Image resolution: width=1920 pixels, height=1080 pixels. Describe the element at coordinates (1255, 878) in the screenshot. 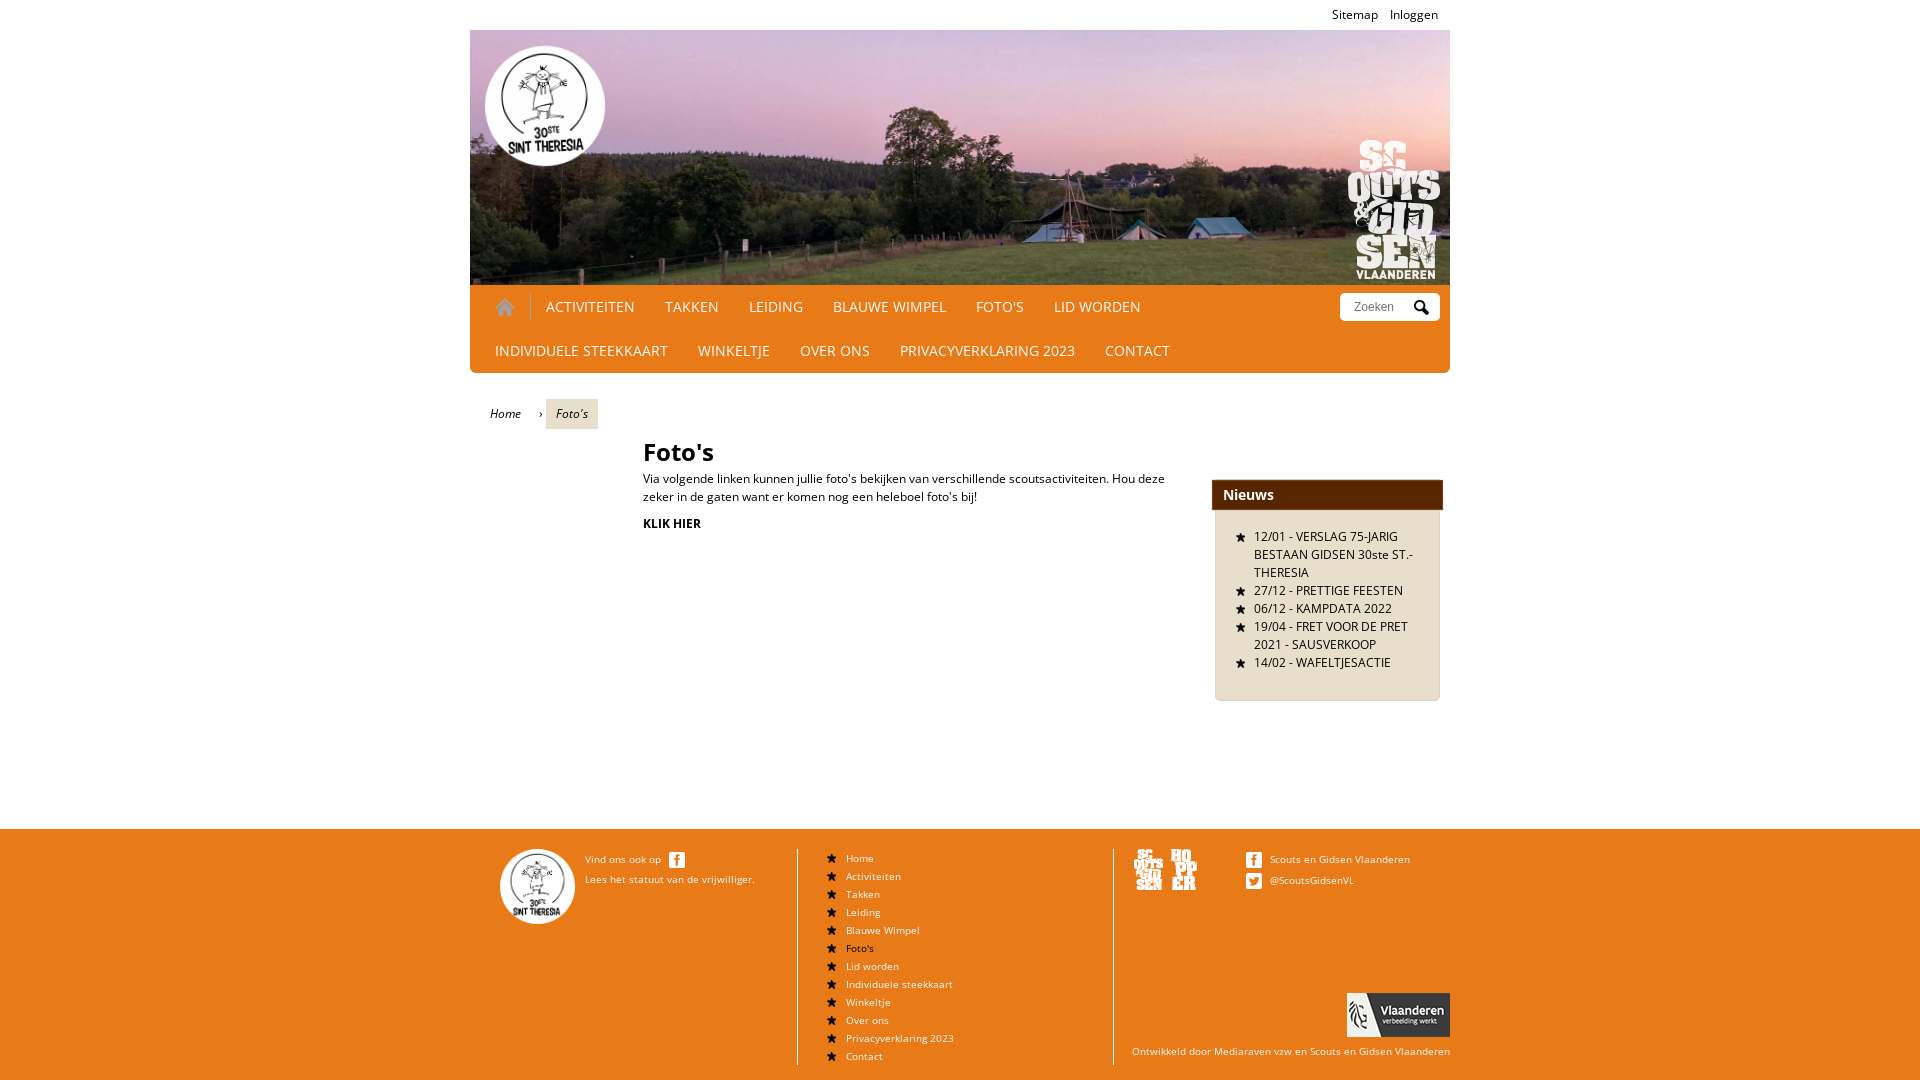

I see `'Scouts & Gidsen Vlaanderen op Twitter'` at that location.